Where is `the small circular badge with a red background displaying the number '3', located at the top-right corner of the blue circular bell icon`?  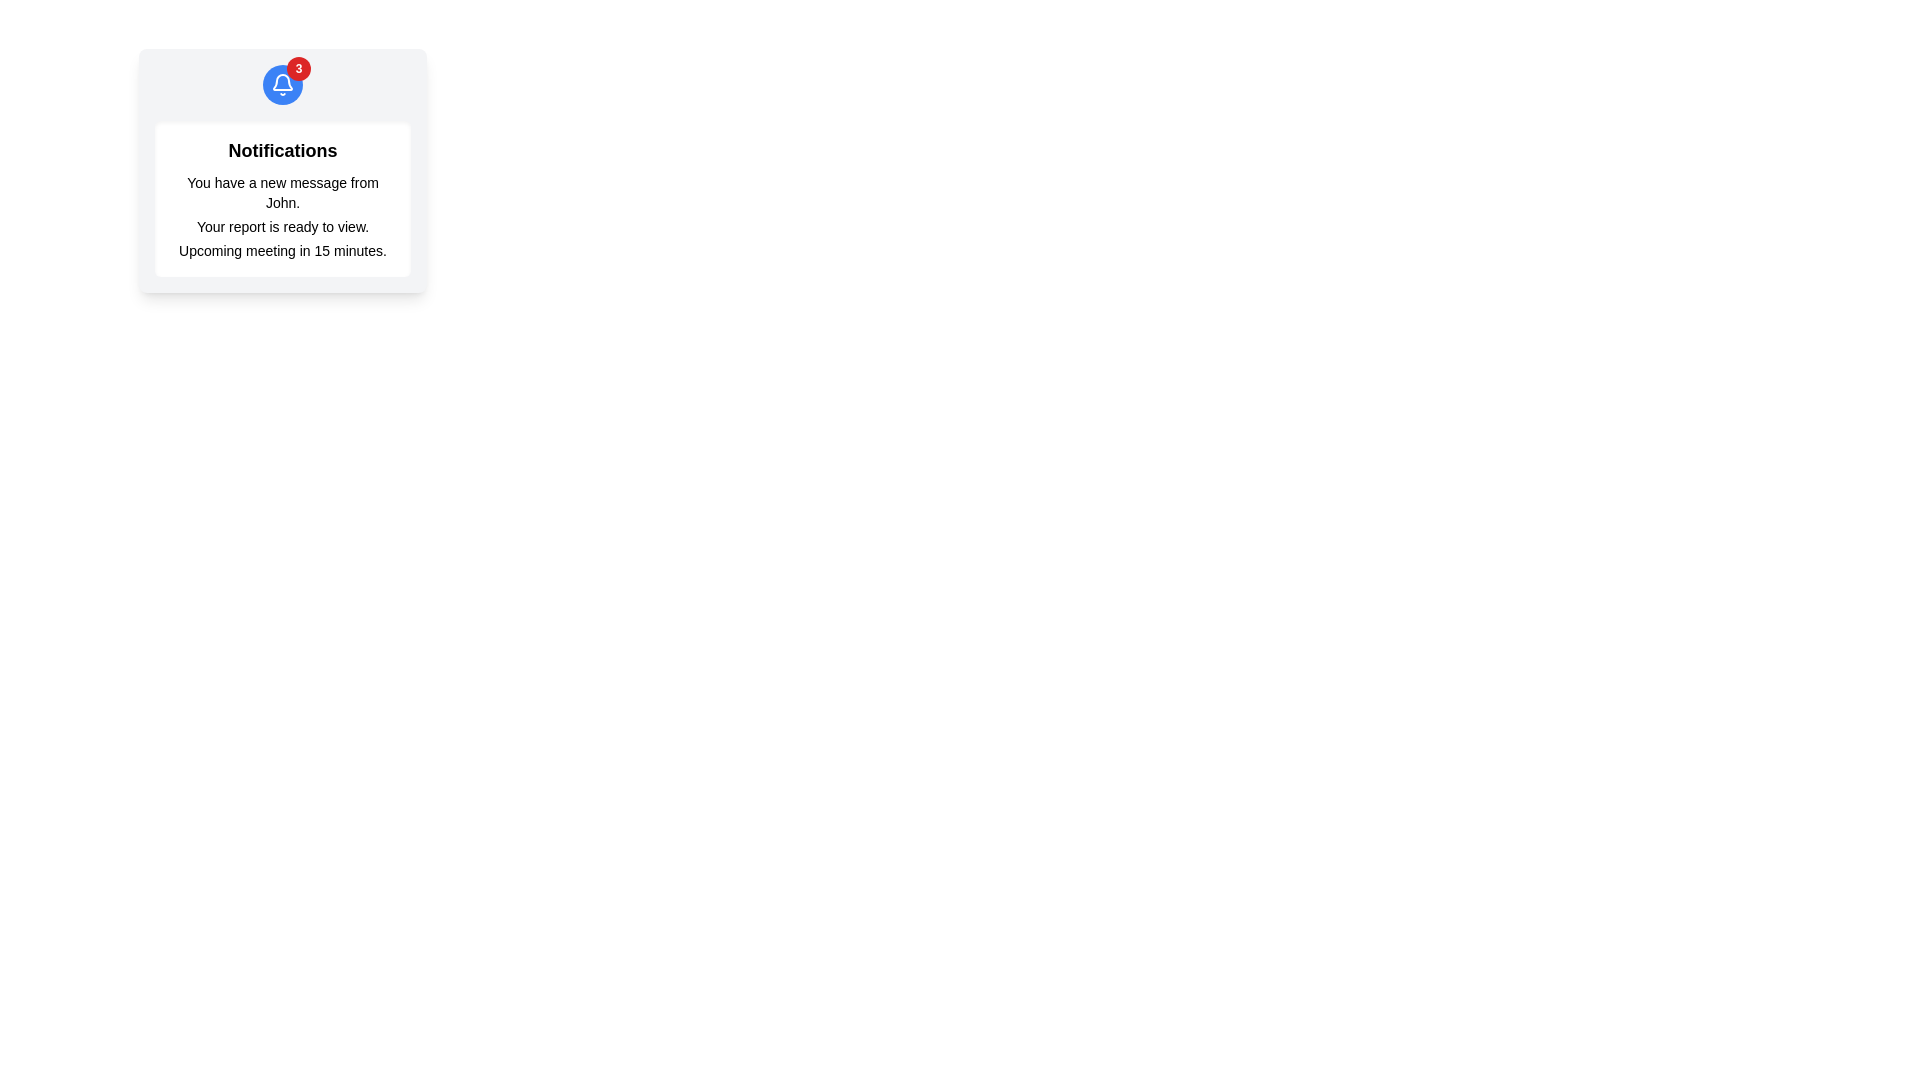 the small circular badge with a red background displaying the number '3', located at the top-right corner of the blue circular bell icon is located at coordinates (297, 68).